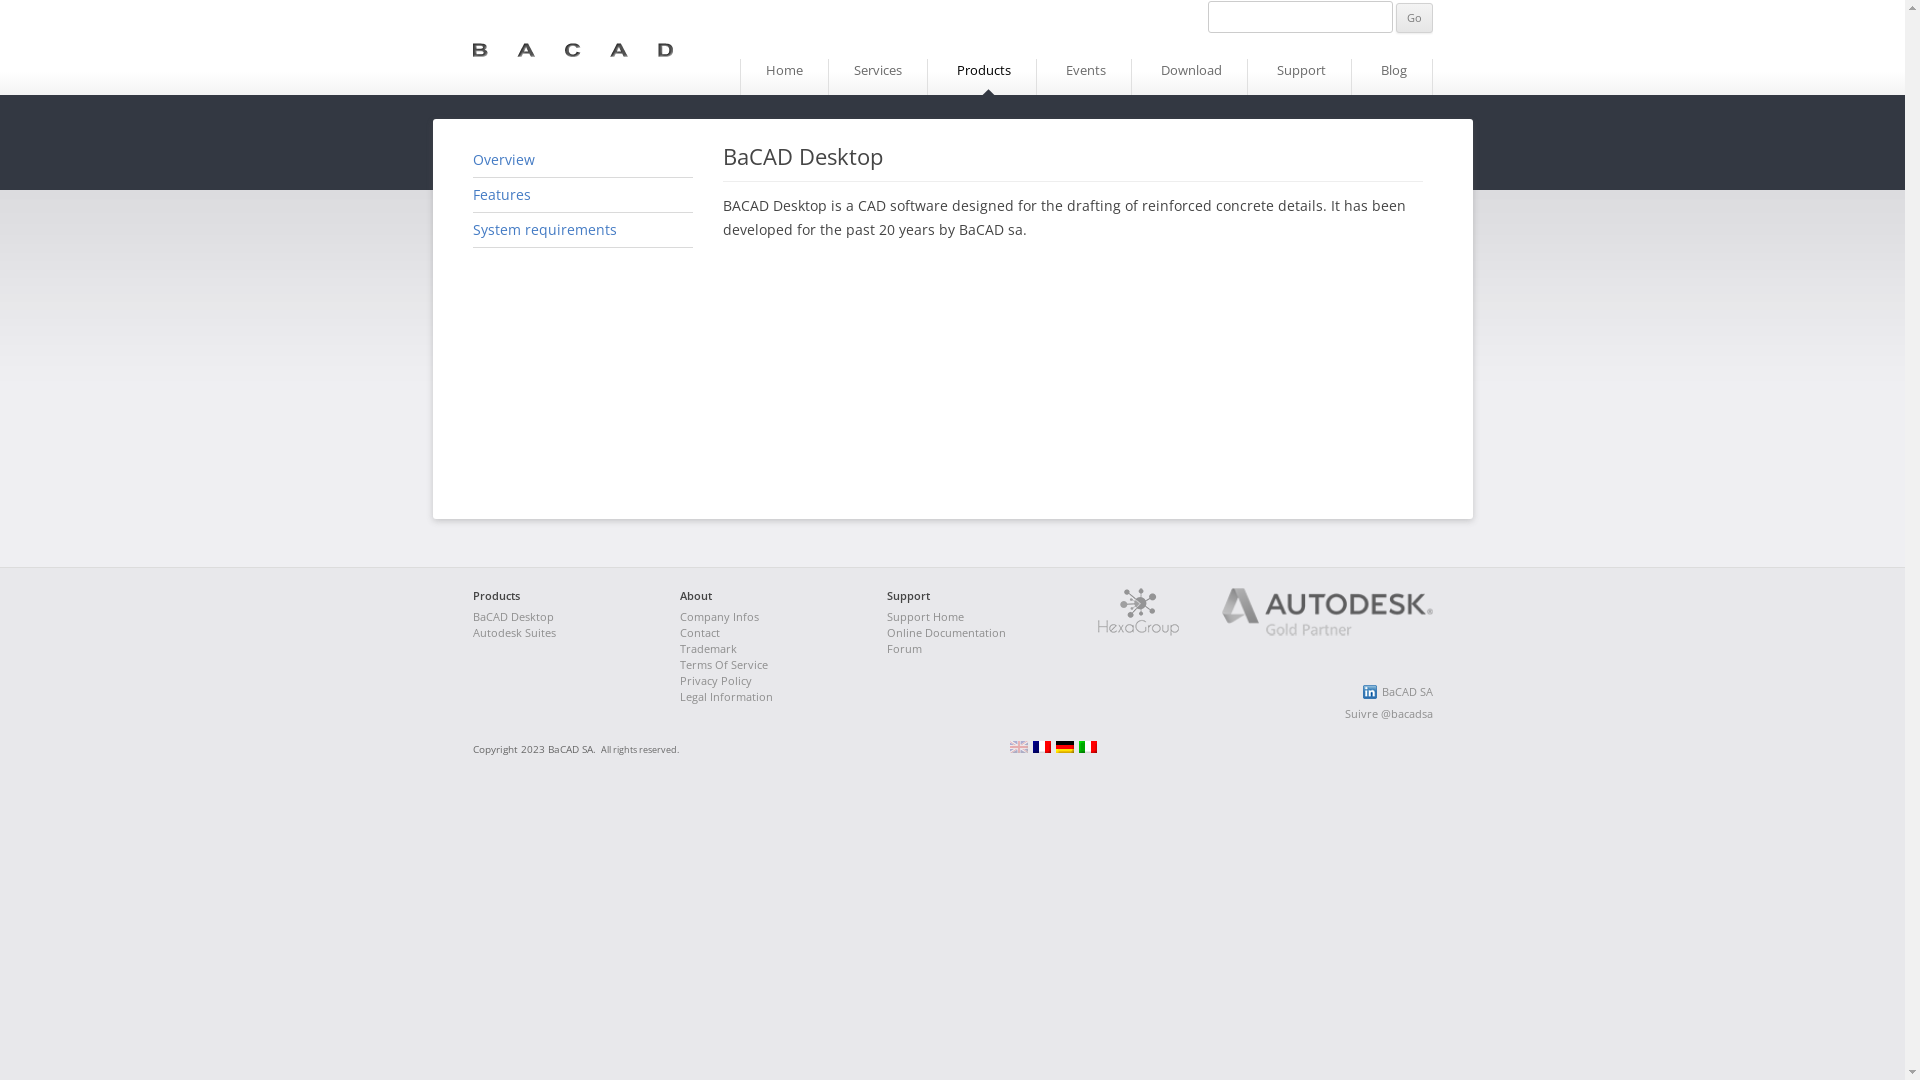  I want to click on 'Autodesk Suites', so click(470, 632).